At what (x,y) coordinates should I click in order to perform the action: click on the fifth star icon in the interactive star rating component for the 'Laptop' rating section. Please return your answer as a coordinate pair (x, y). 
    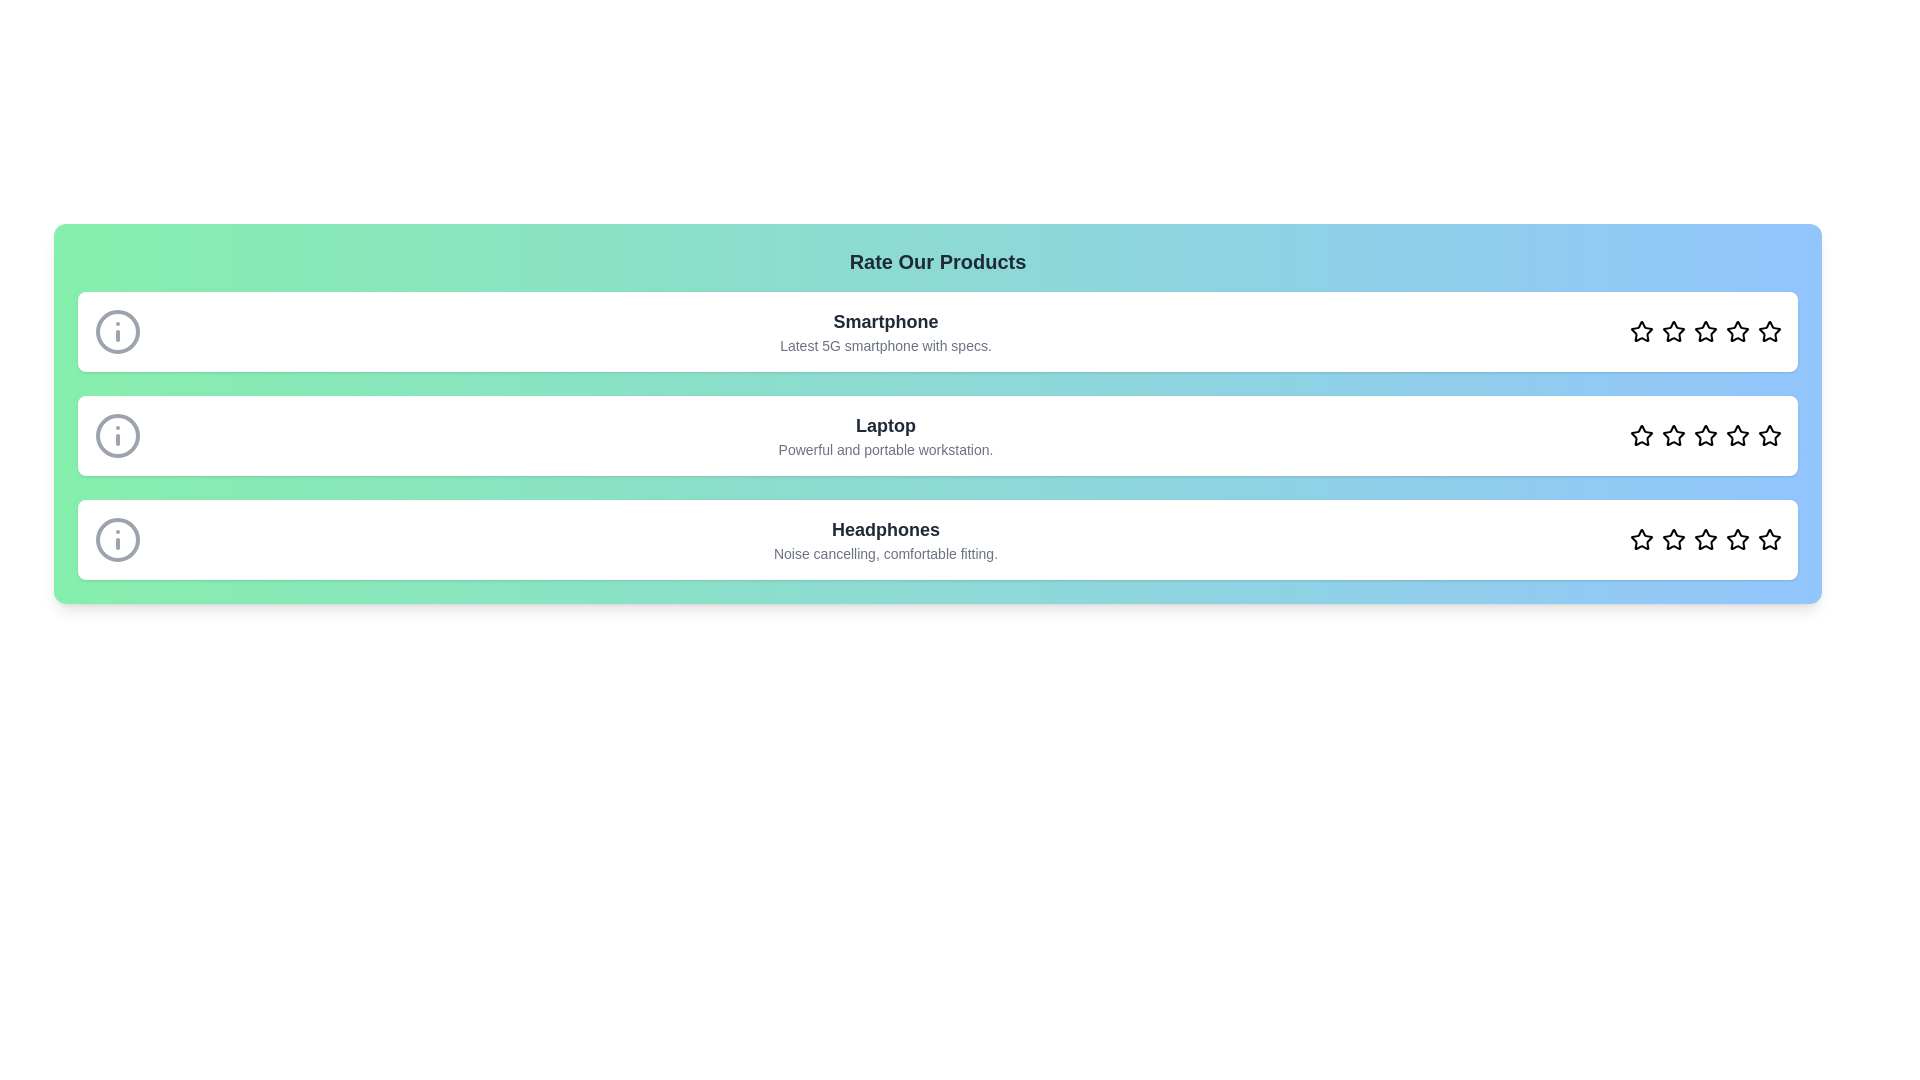
    Looking at the image, I should click on (1736, 434).